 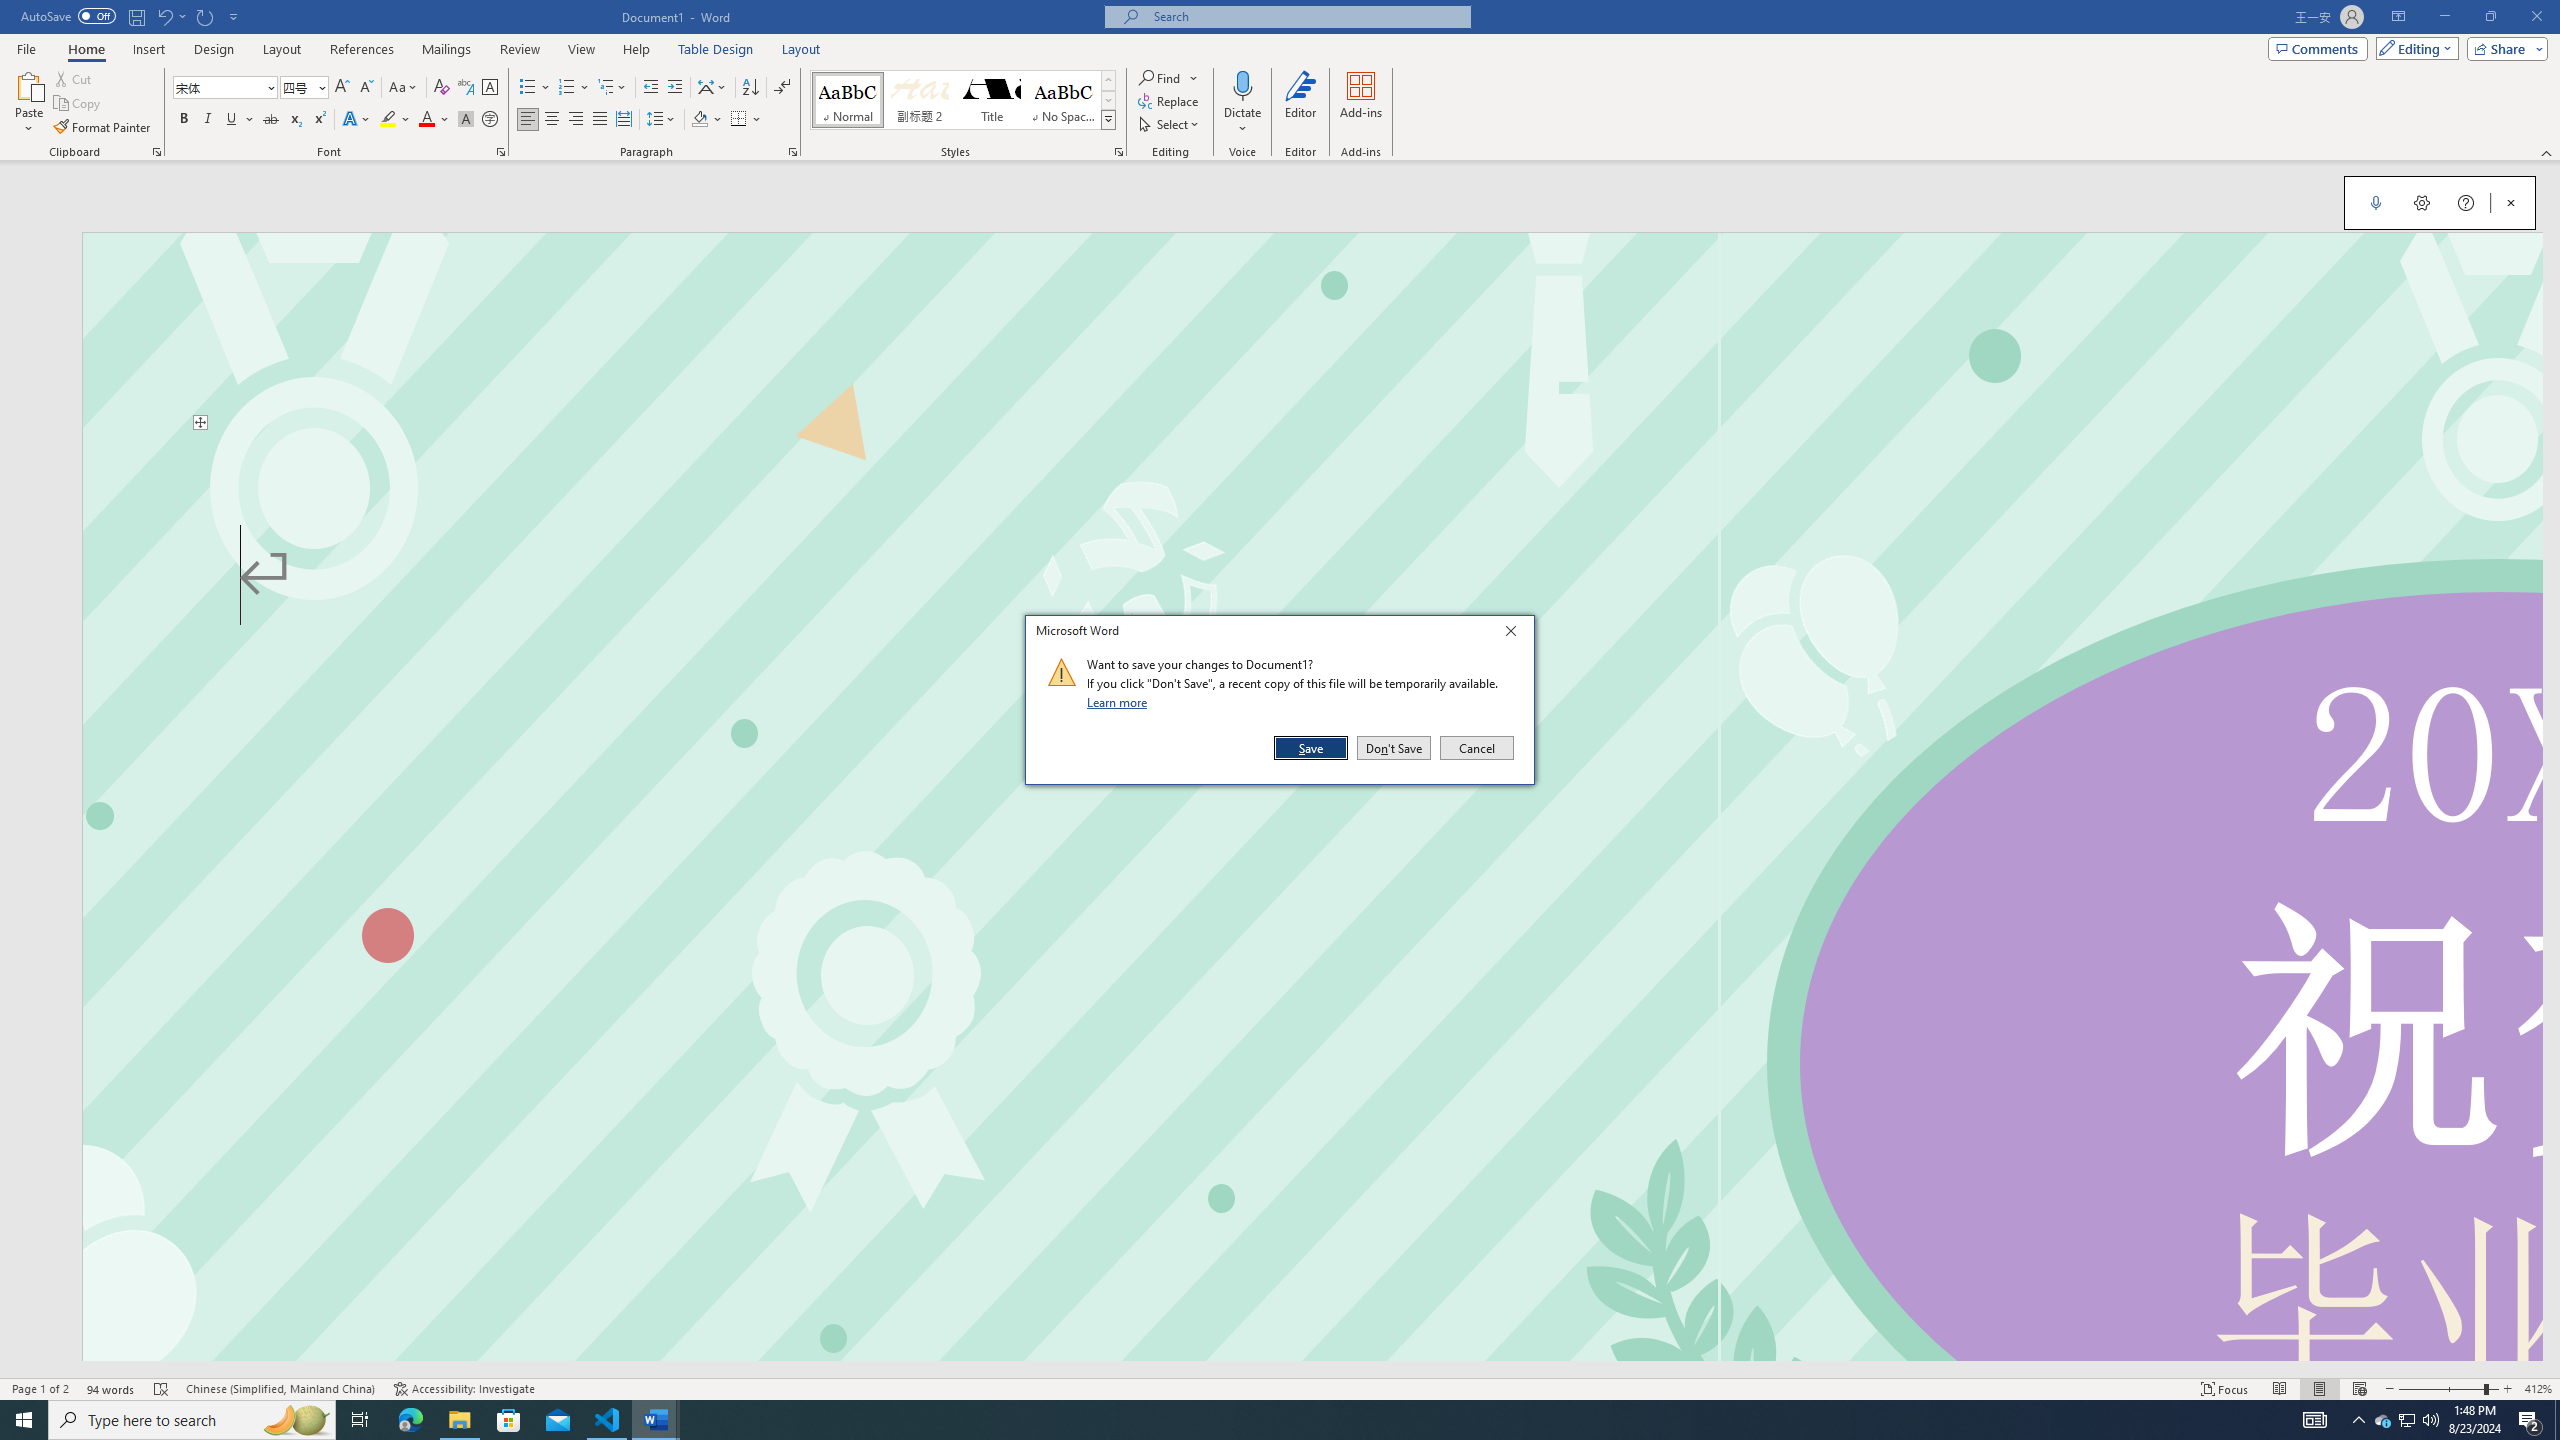 What do you see at coordinates (607, 1418) in the screenshot?
I see `'Visual Studio Code - 1 running window'` at bounding box center [607, 1418].